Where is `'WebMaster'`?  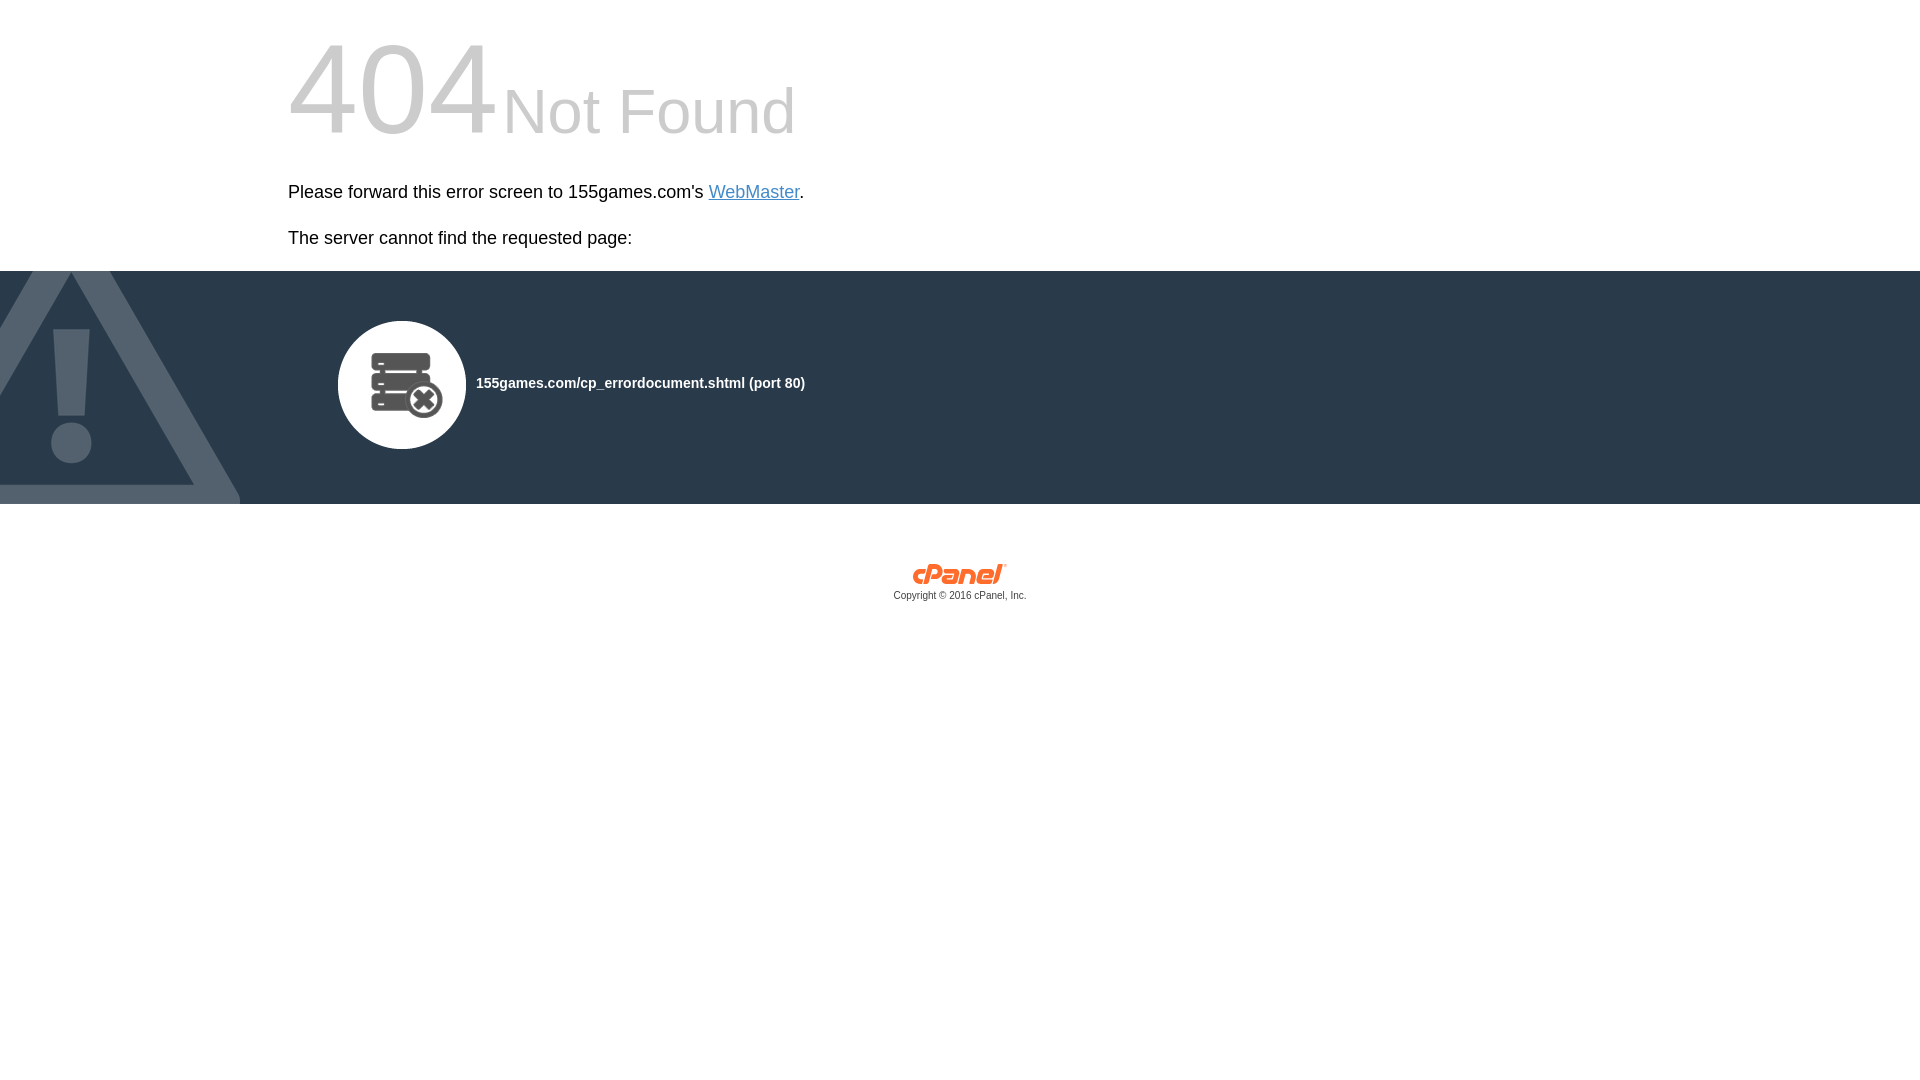
'WebMaster' is located at coordinates (753, 192).